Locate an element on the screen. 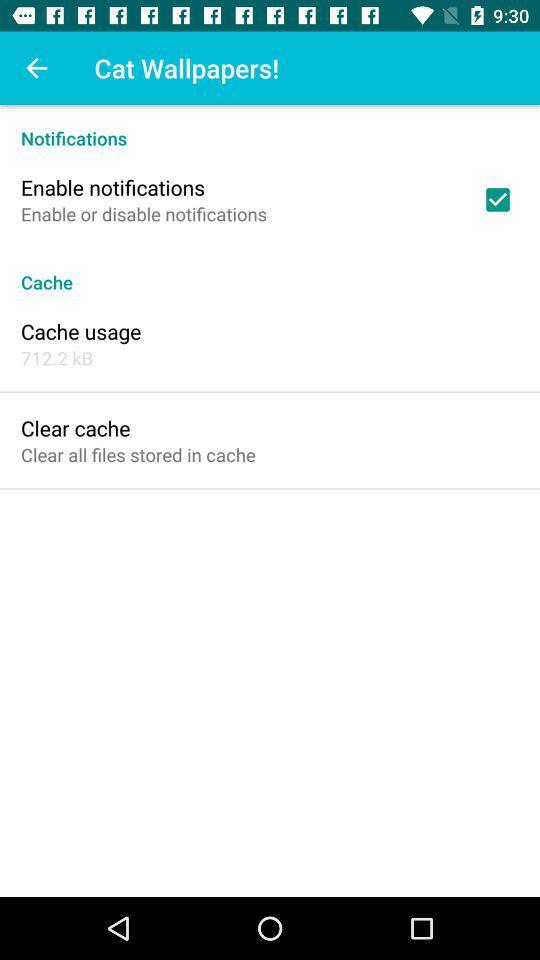 The height and width of the screenshot is (960, 540). item above the 712.2 kb icon is located at coordinates (80, 331).